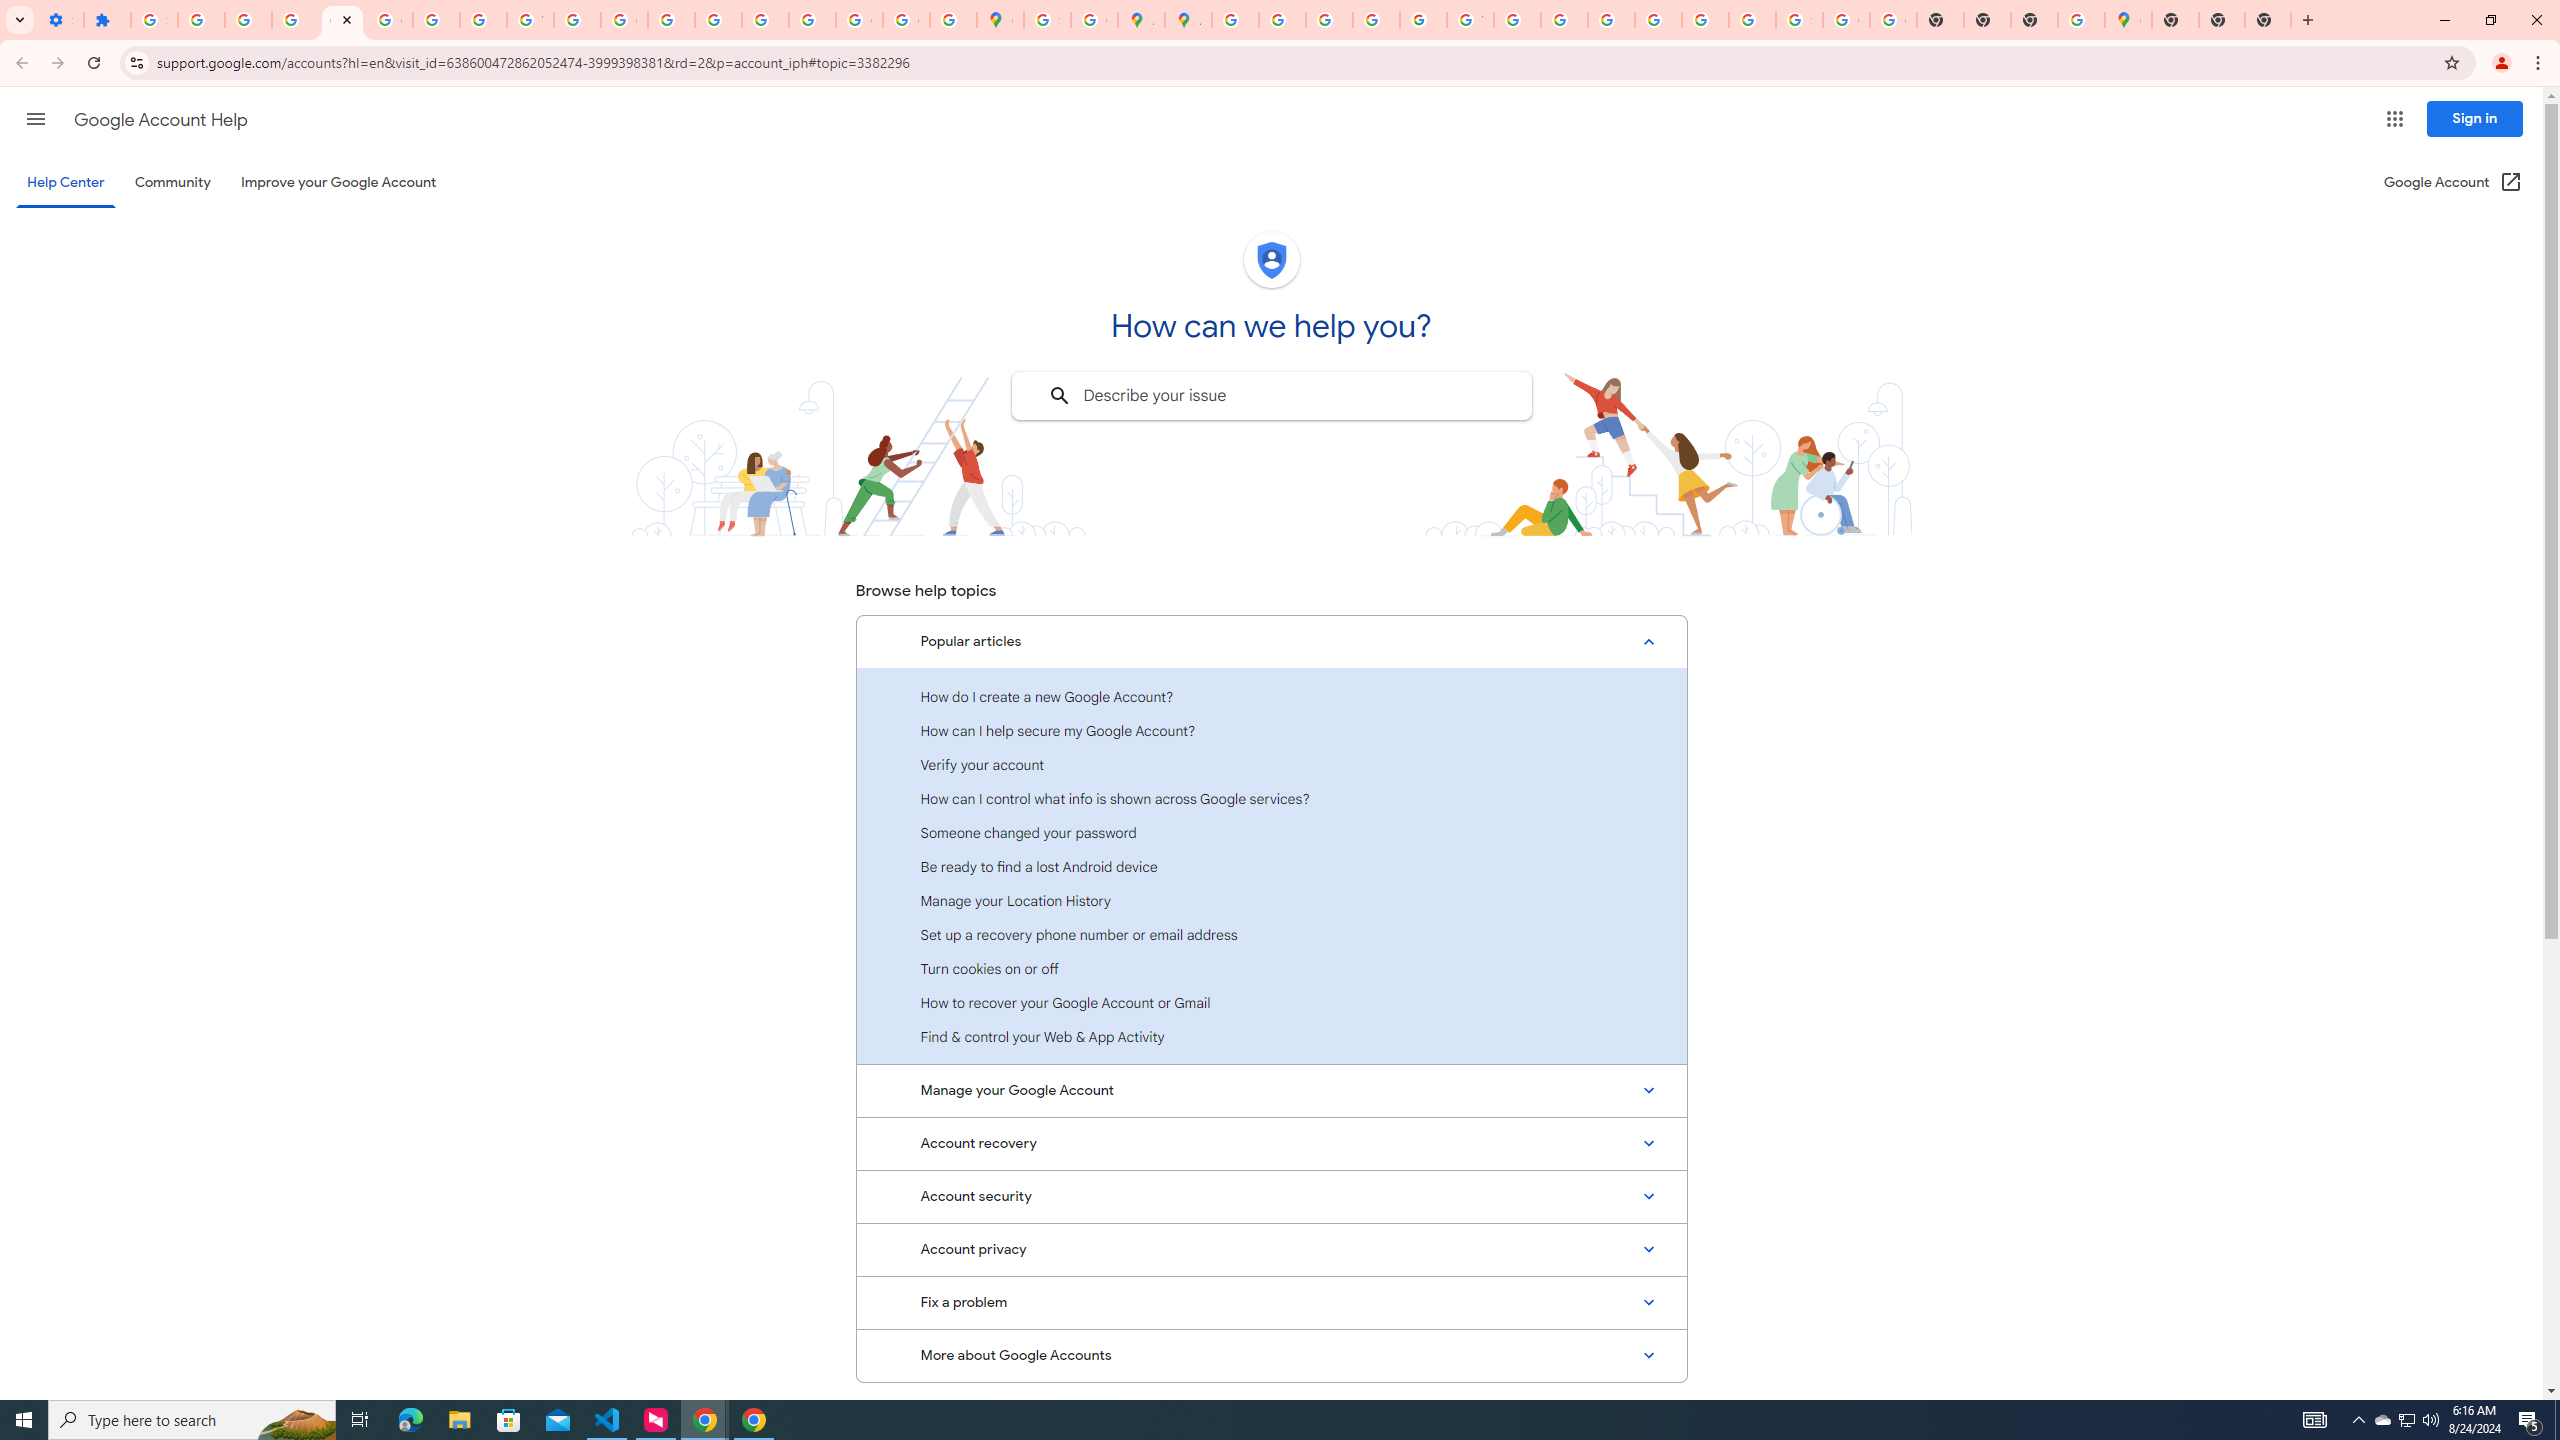  Describe the element at coordinates (576, 19) in the screenshot. I see `'https://scholar.google.com/'` at that location.